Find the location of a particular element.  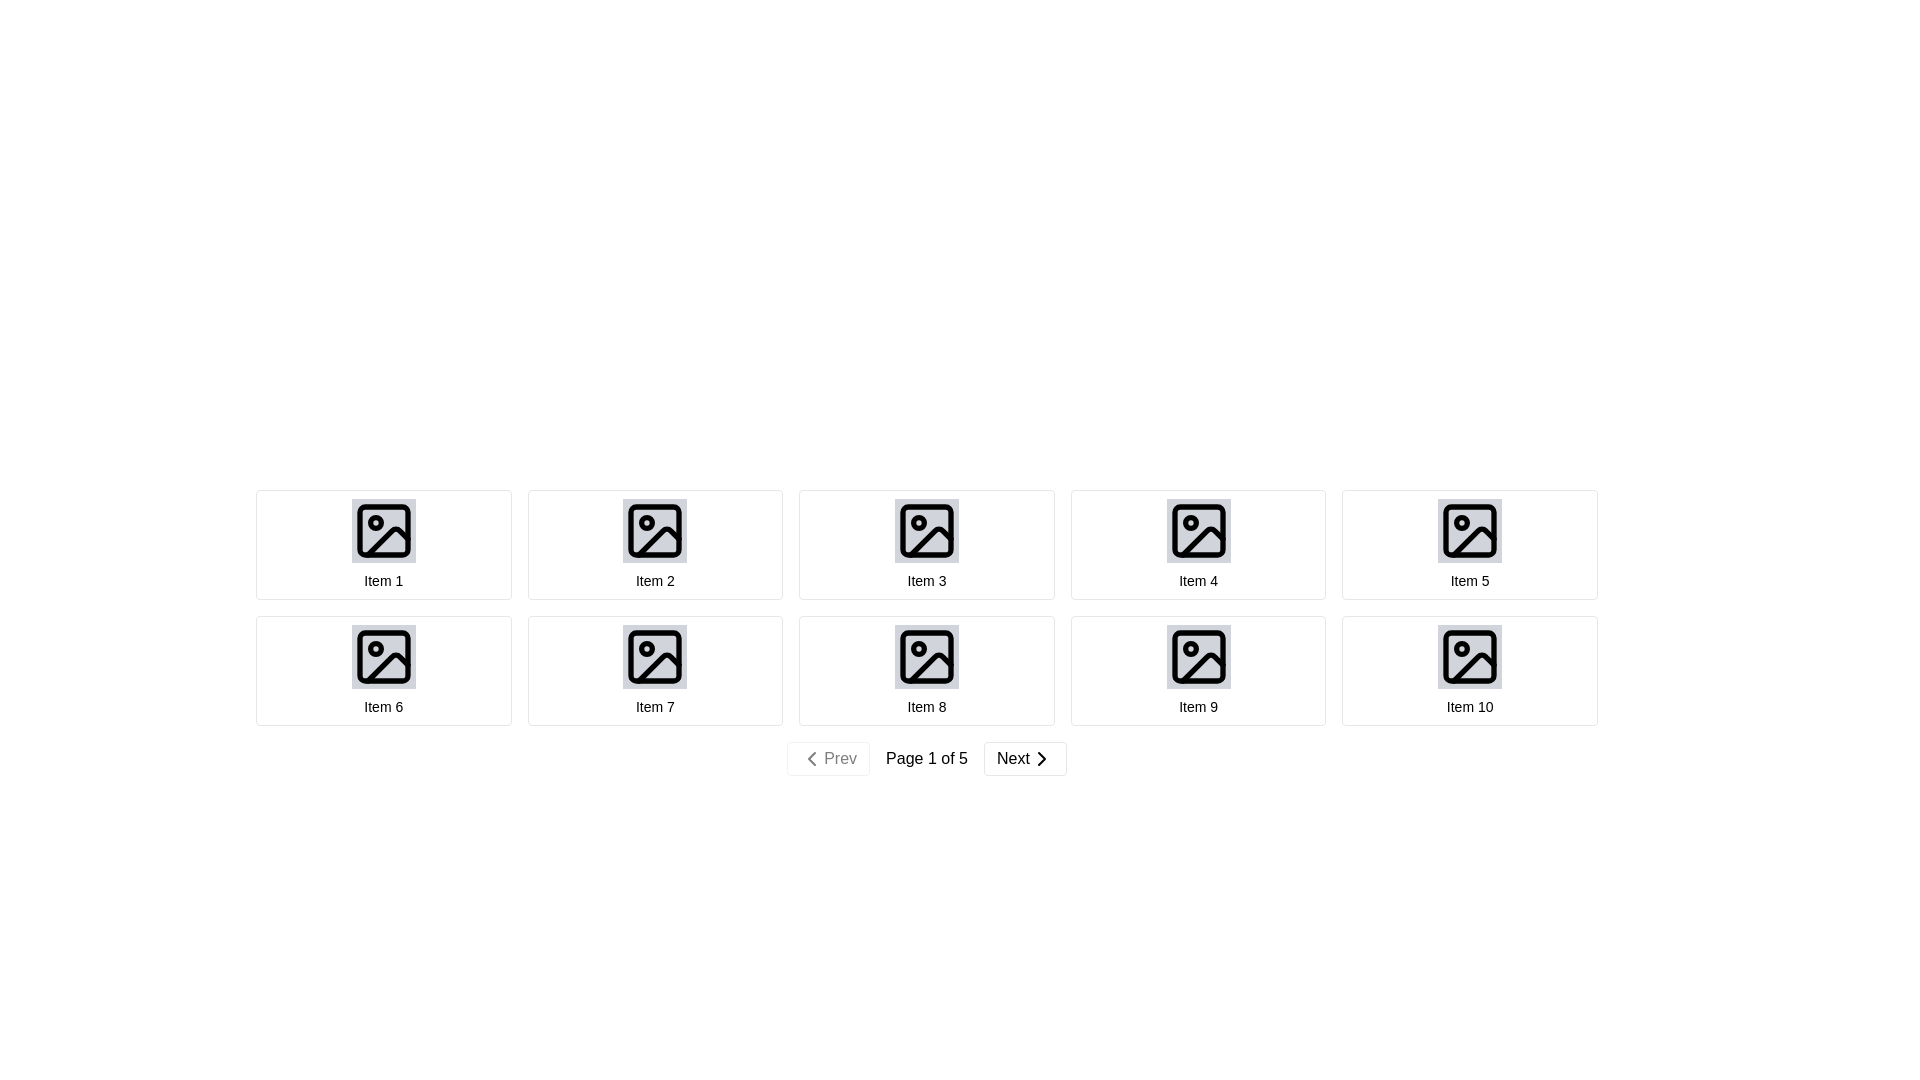

graphic details of the SVG image placeholder icon located in 'Item 3', which features a rectangular frame with rounded corners and a diagonal line, found in the first row, third column of the grid layout is located at coordinates (925, 530).